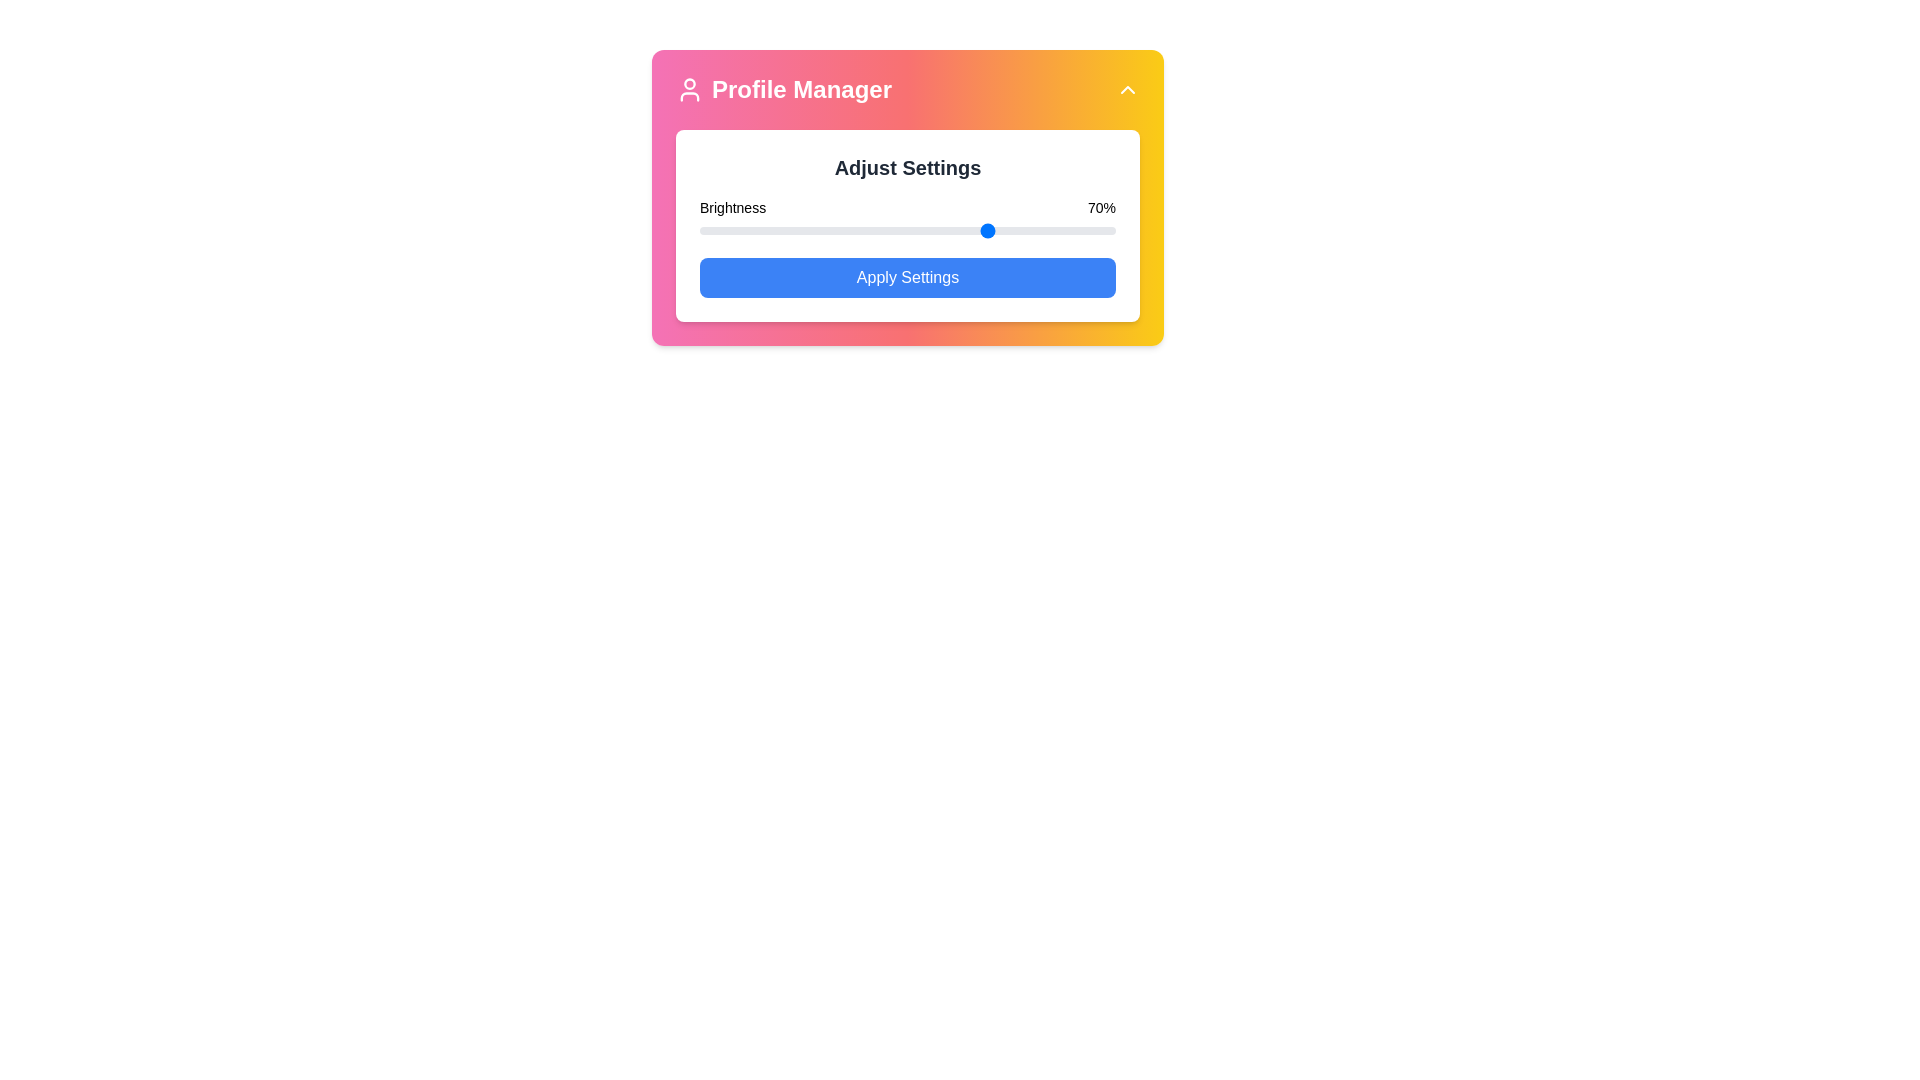  What do you see at coordinates (906, 277) in the screenshot?
I see `the rectangular blue button labeled 'Apply Settings'` at bounding box center [906, 277].